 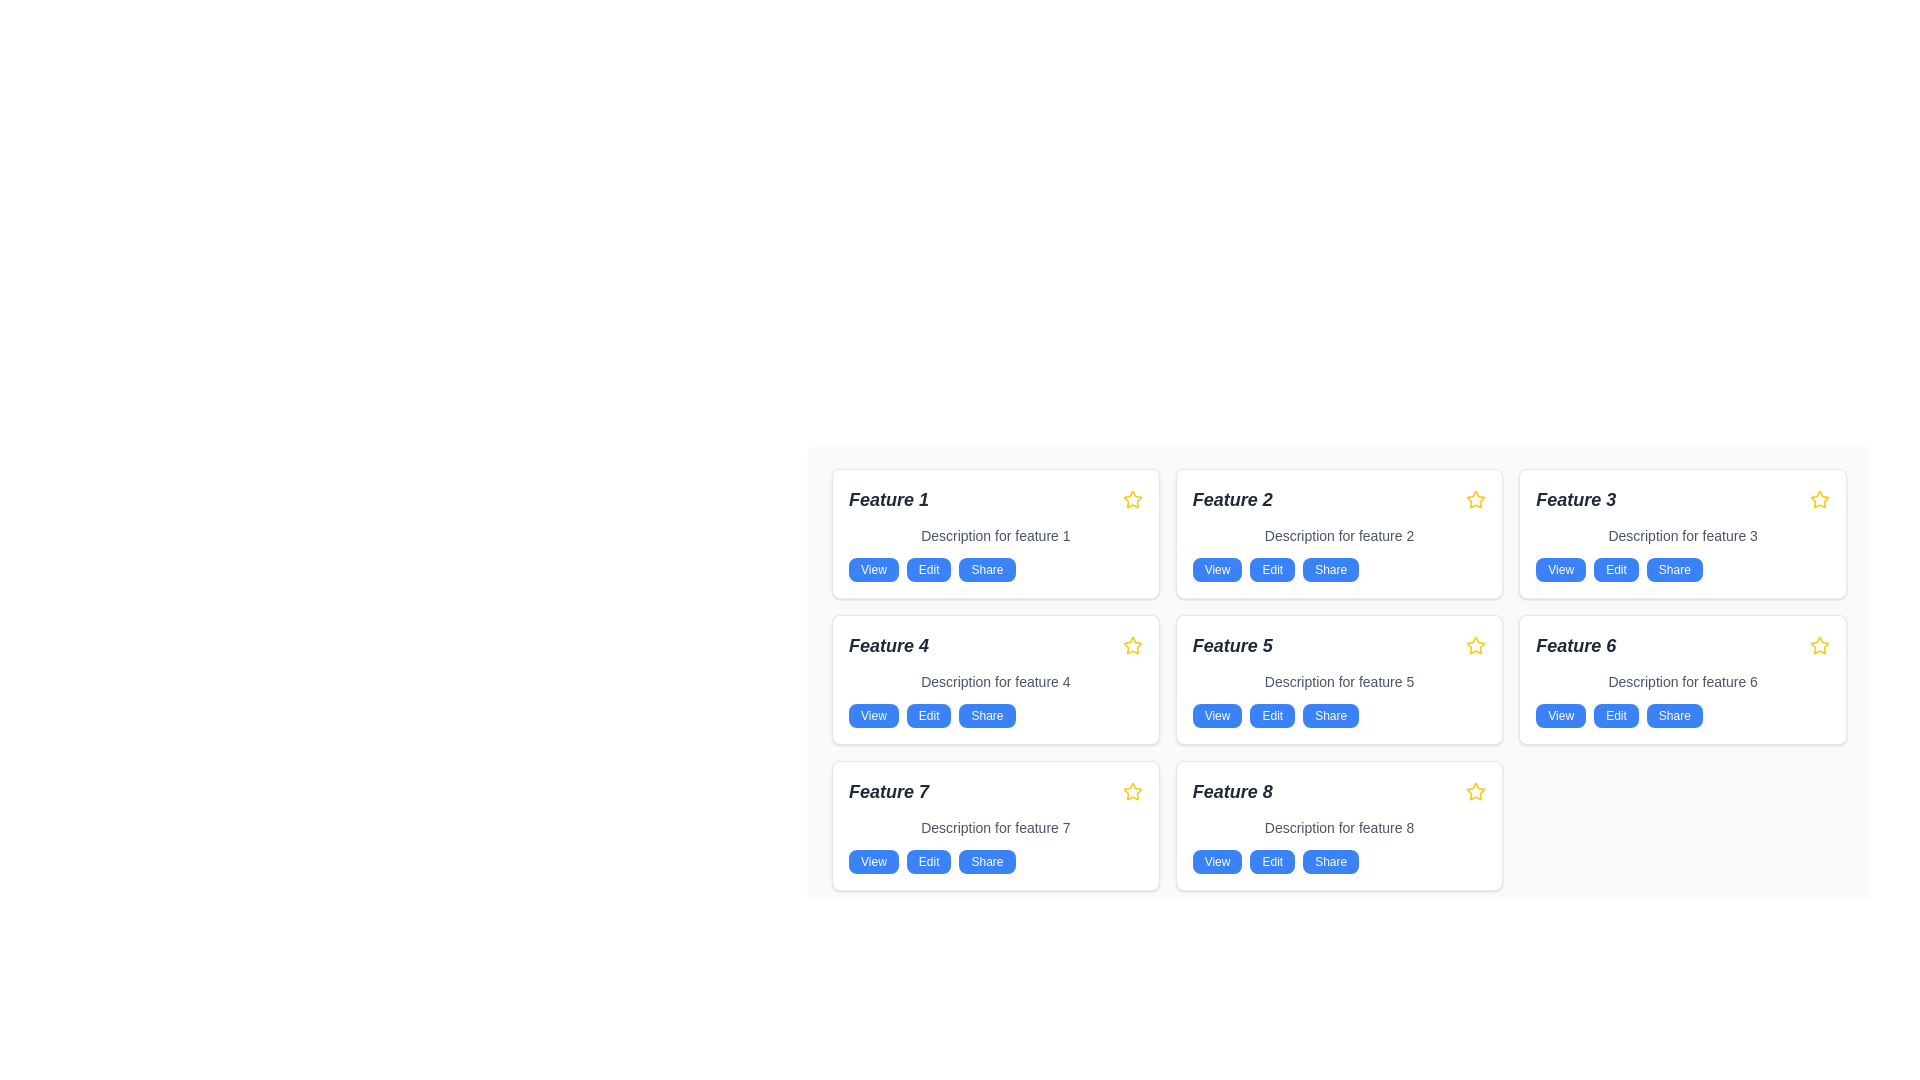 What do you see at coordinates (887, 645) in the screenshot?
I see `the text label reading 'Feature 4', which is styled in italicized and bold dark gray font and is located in the second row, first column of the grid layout` at bounding box center [887, 645].